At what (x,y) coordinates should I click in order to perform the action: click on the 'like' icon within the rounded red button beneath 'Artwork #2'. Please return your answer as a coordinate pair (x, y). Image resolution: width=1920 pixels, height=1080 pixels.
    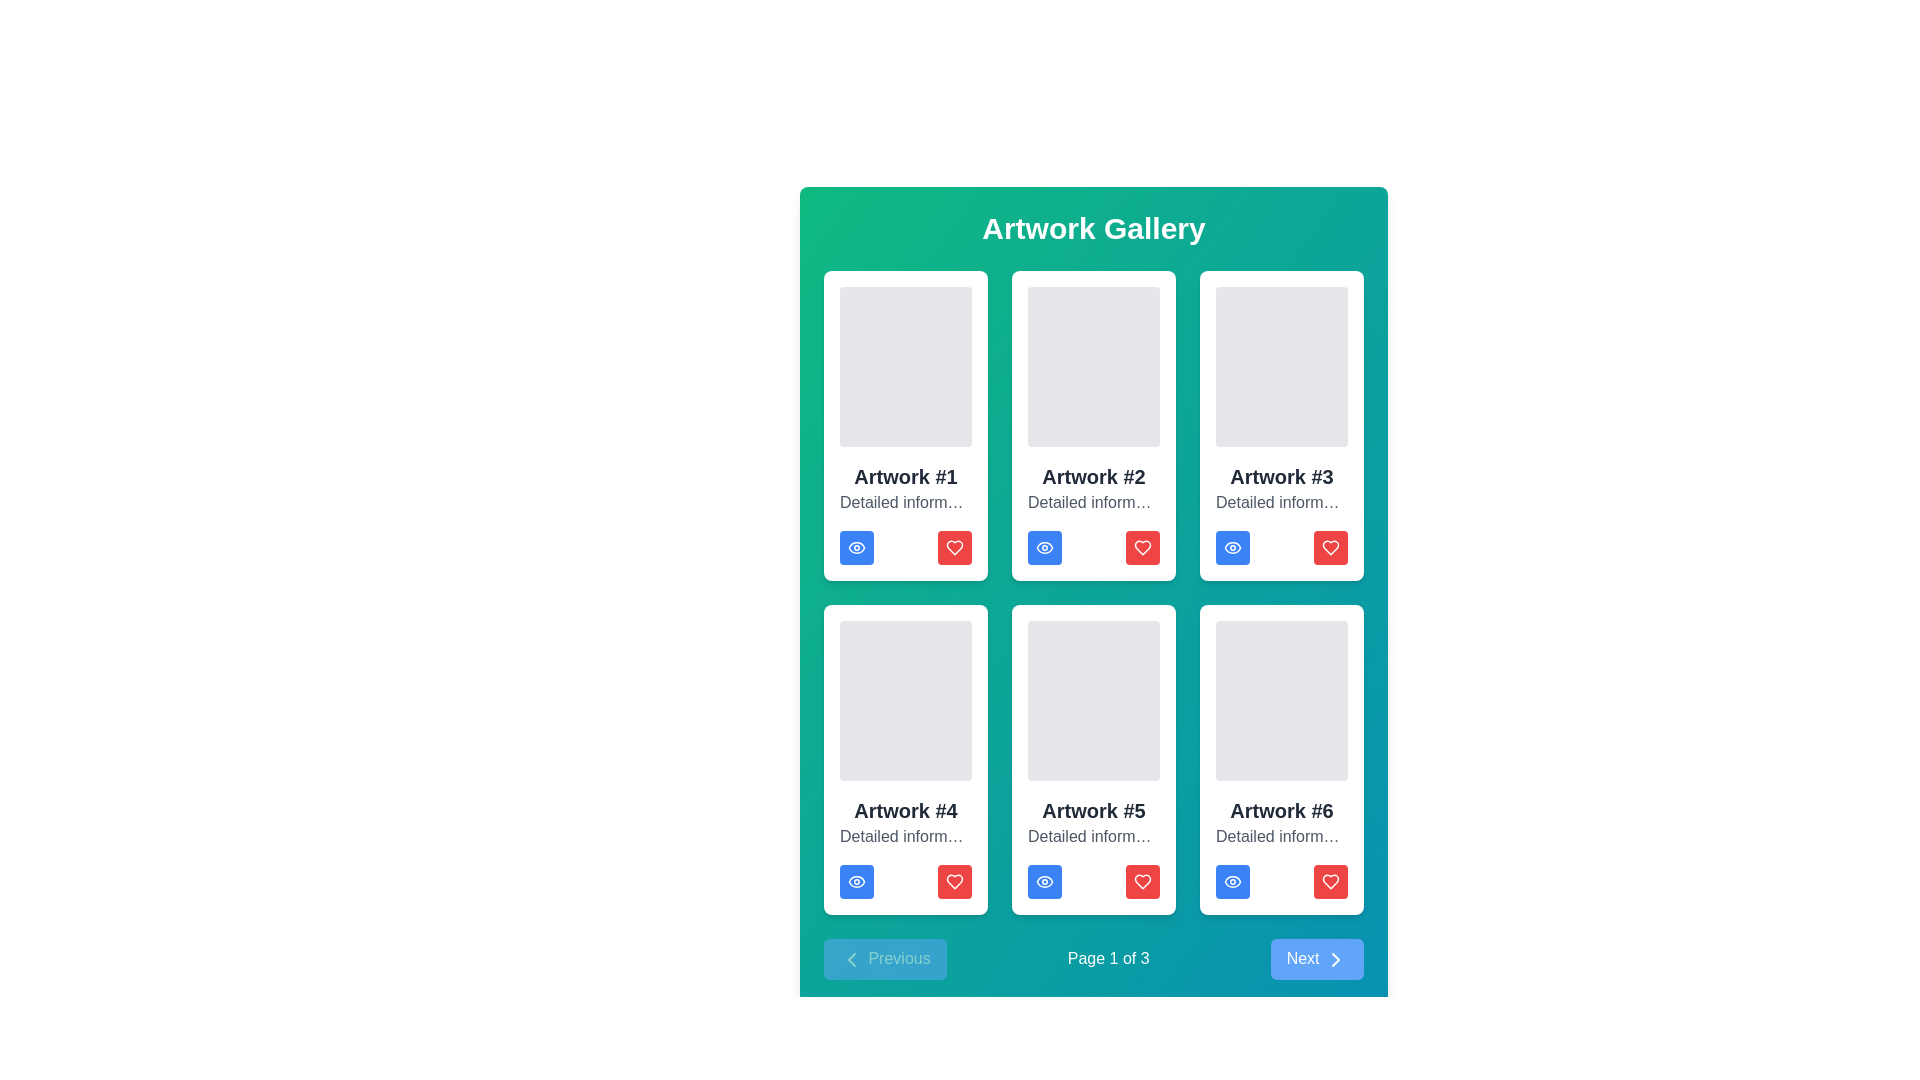
    Looking at the image, I should click on (1142, 547).